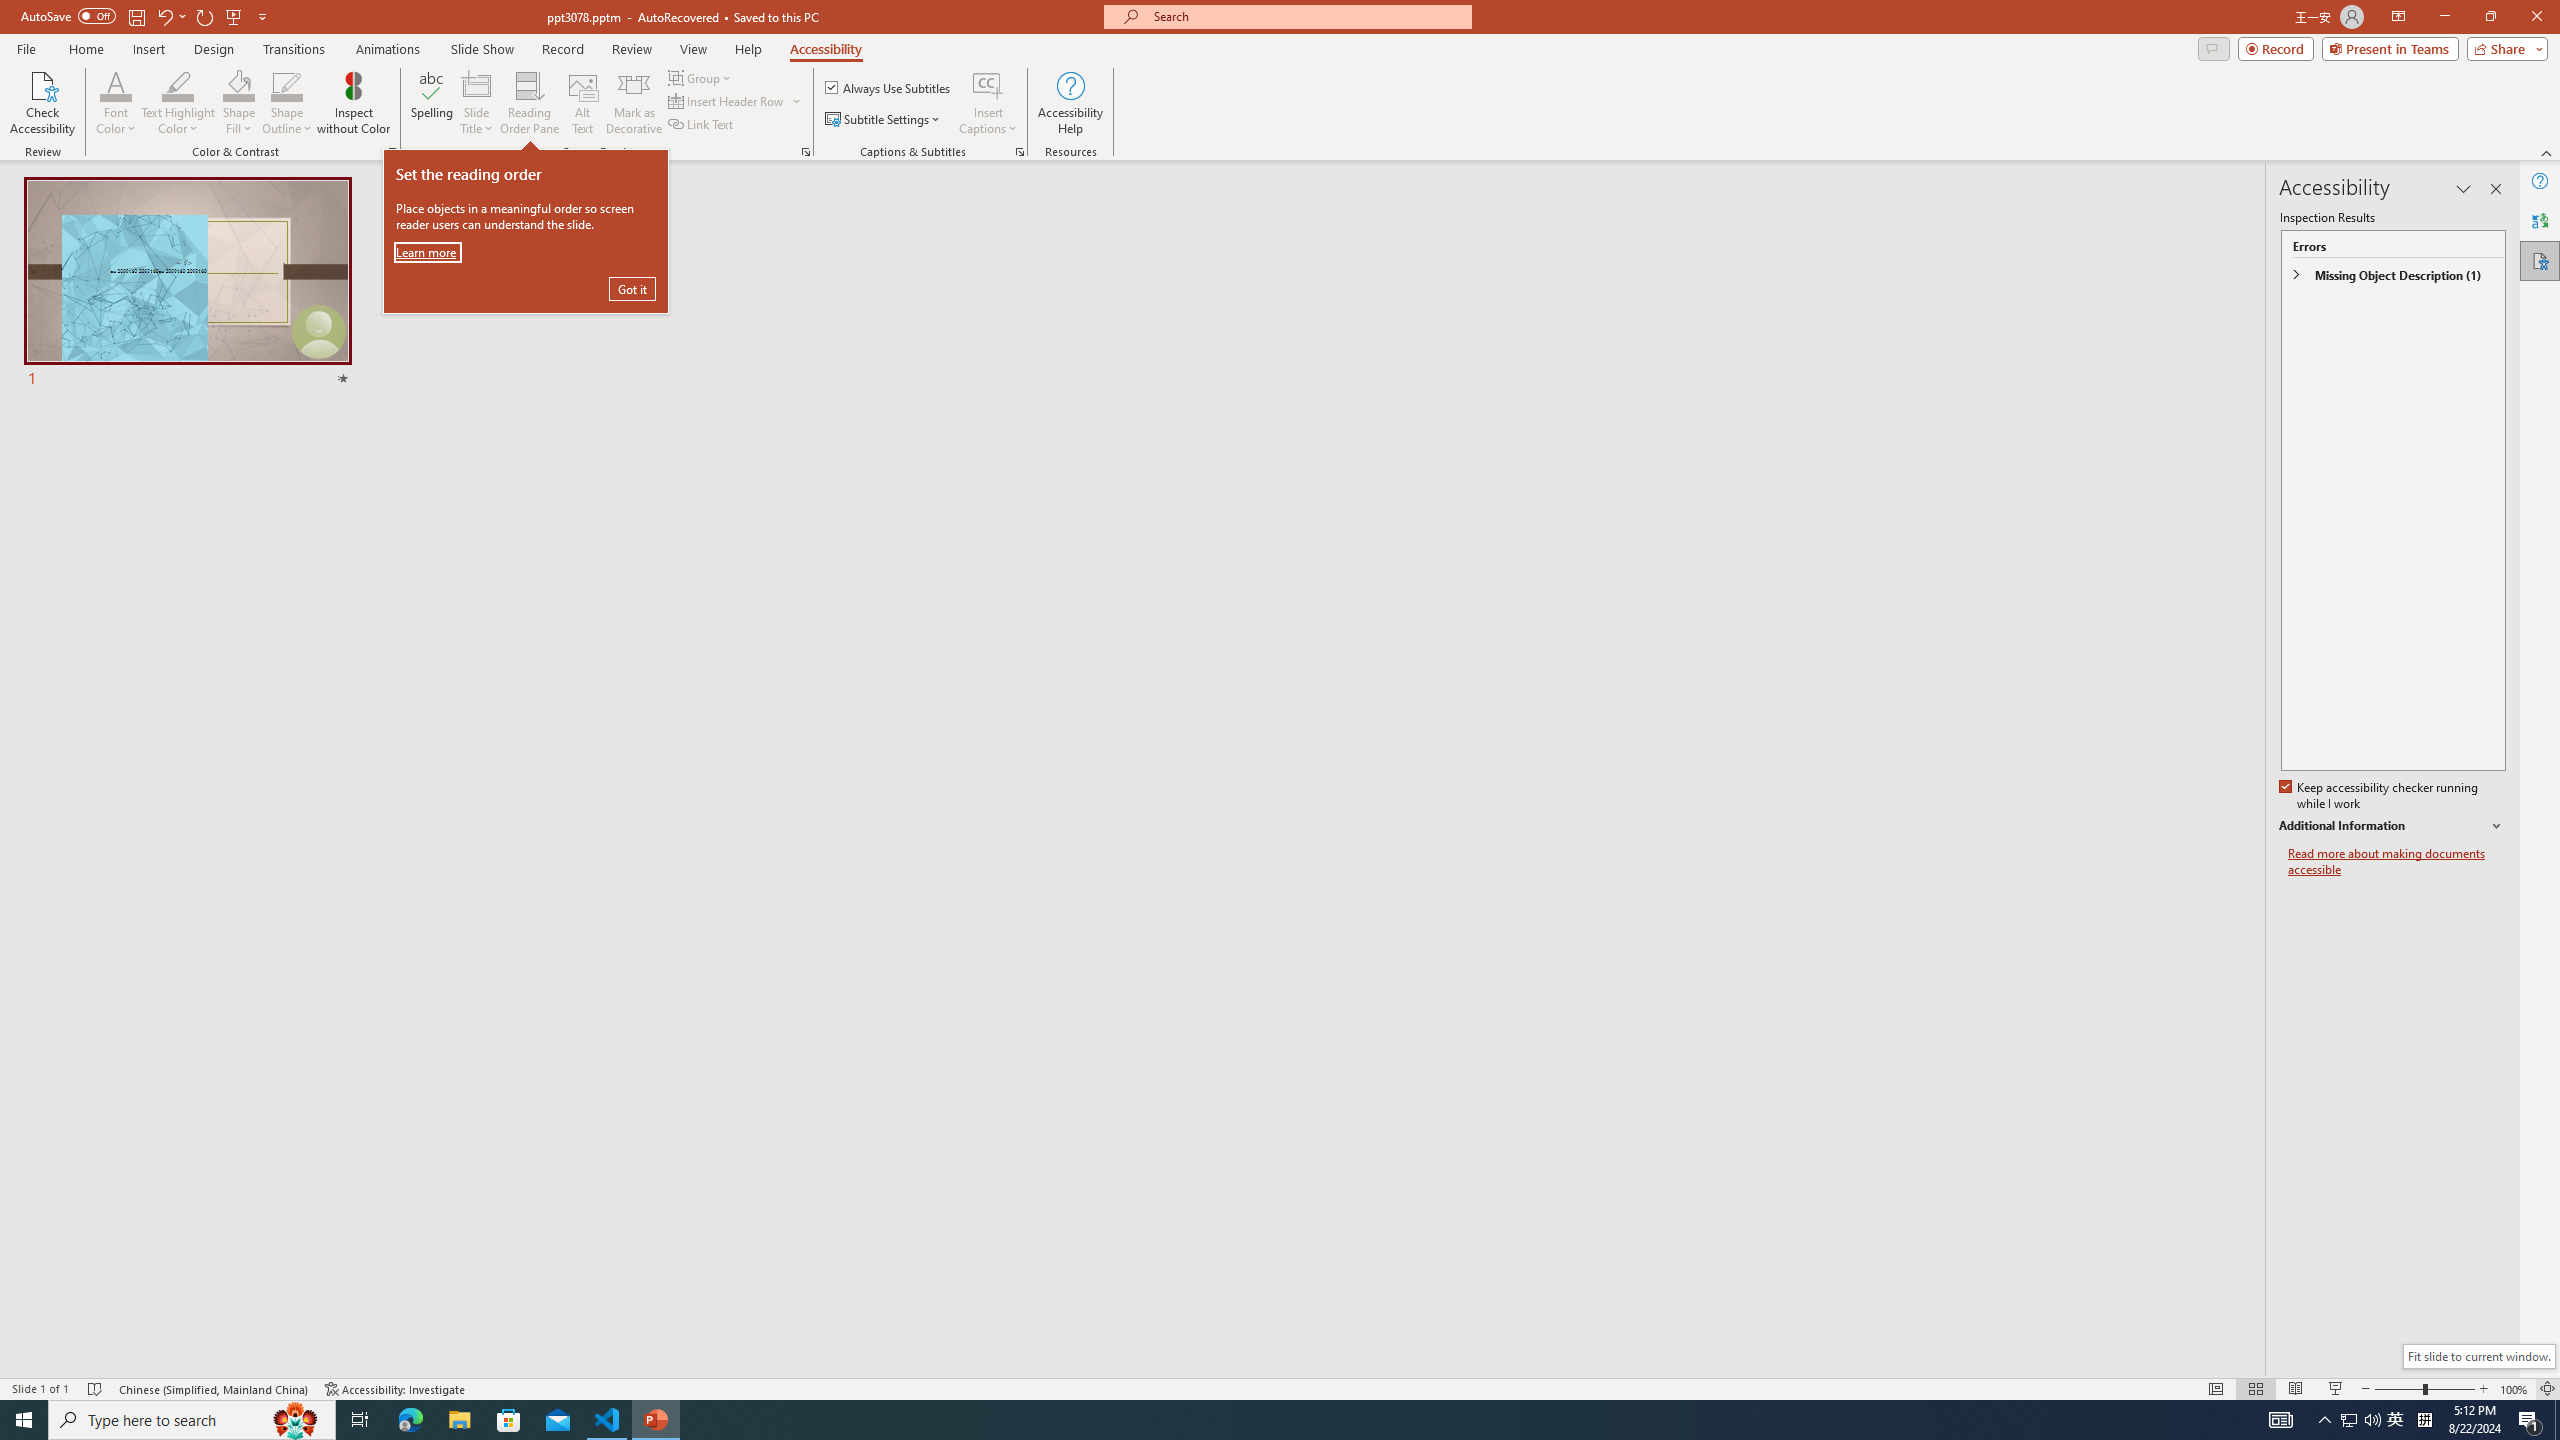 This screenshot has width=2560, height=1440. What do you see at coordinates (476, 84) in the screenshot?
I see `'Slide Title'` at bounding box center [476, 84].